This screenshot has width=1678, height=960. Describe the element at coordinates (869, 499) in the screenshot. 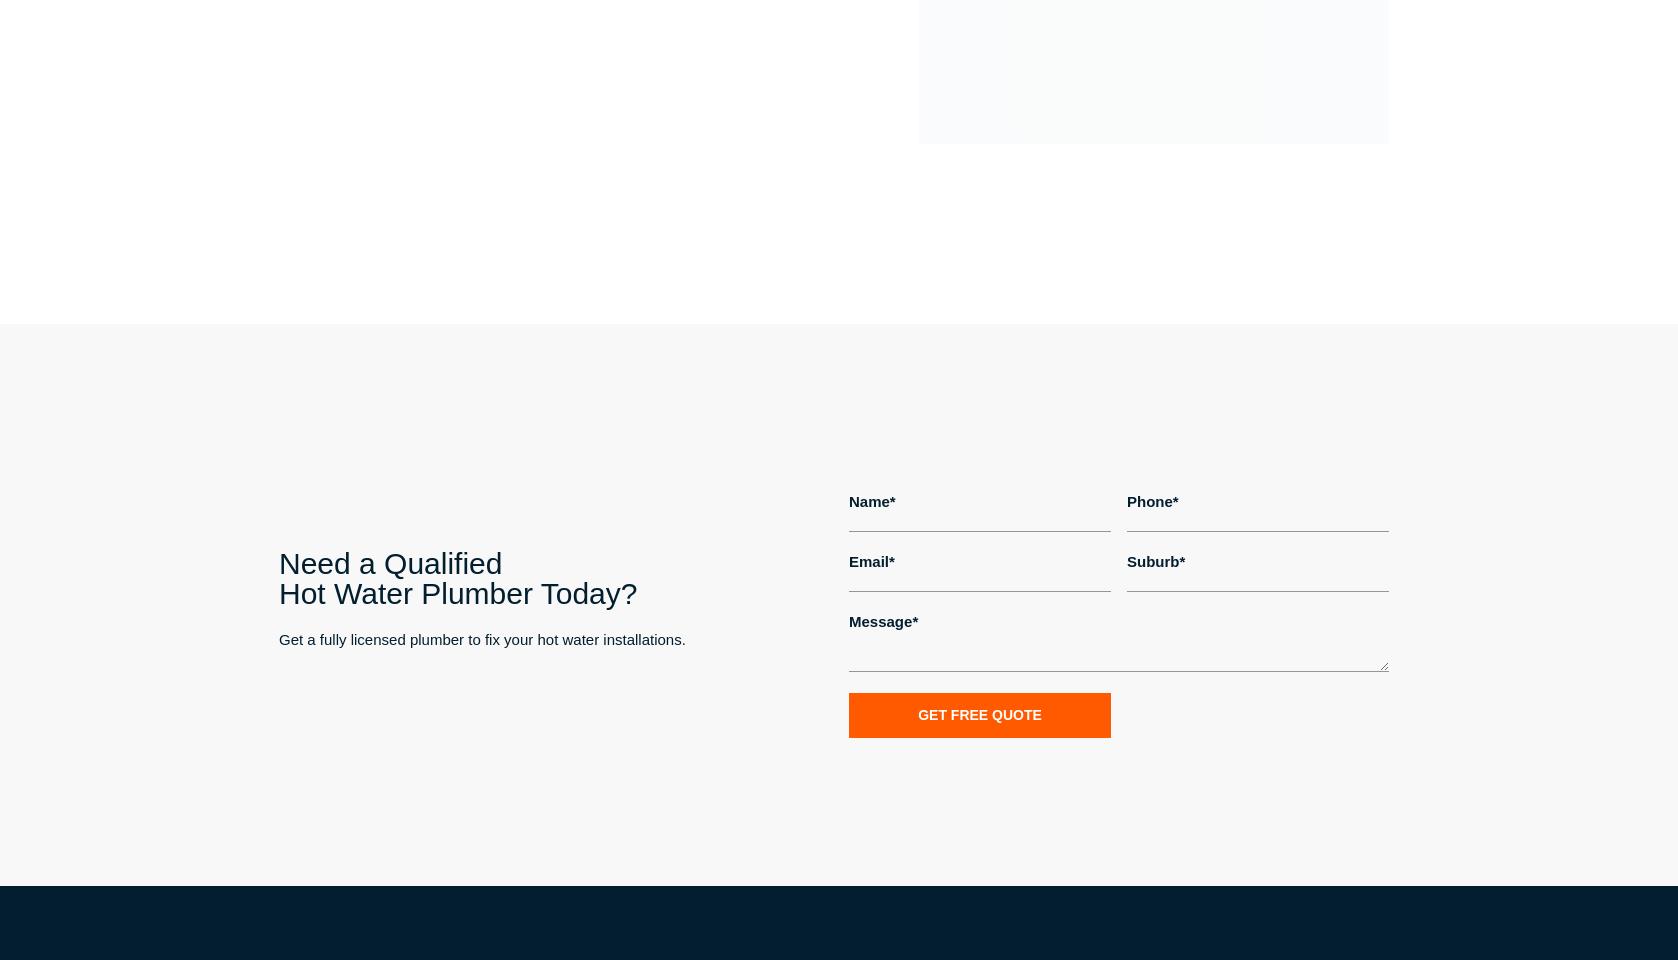

I see `'Name'` at that location.